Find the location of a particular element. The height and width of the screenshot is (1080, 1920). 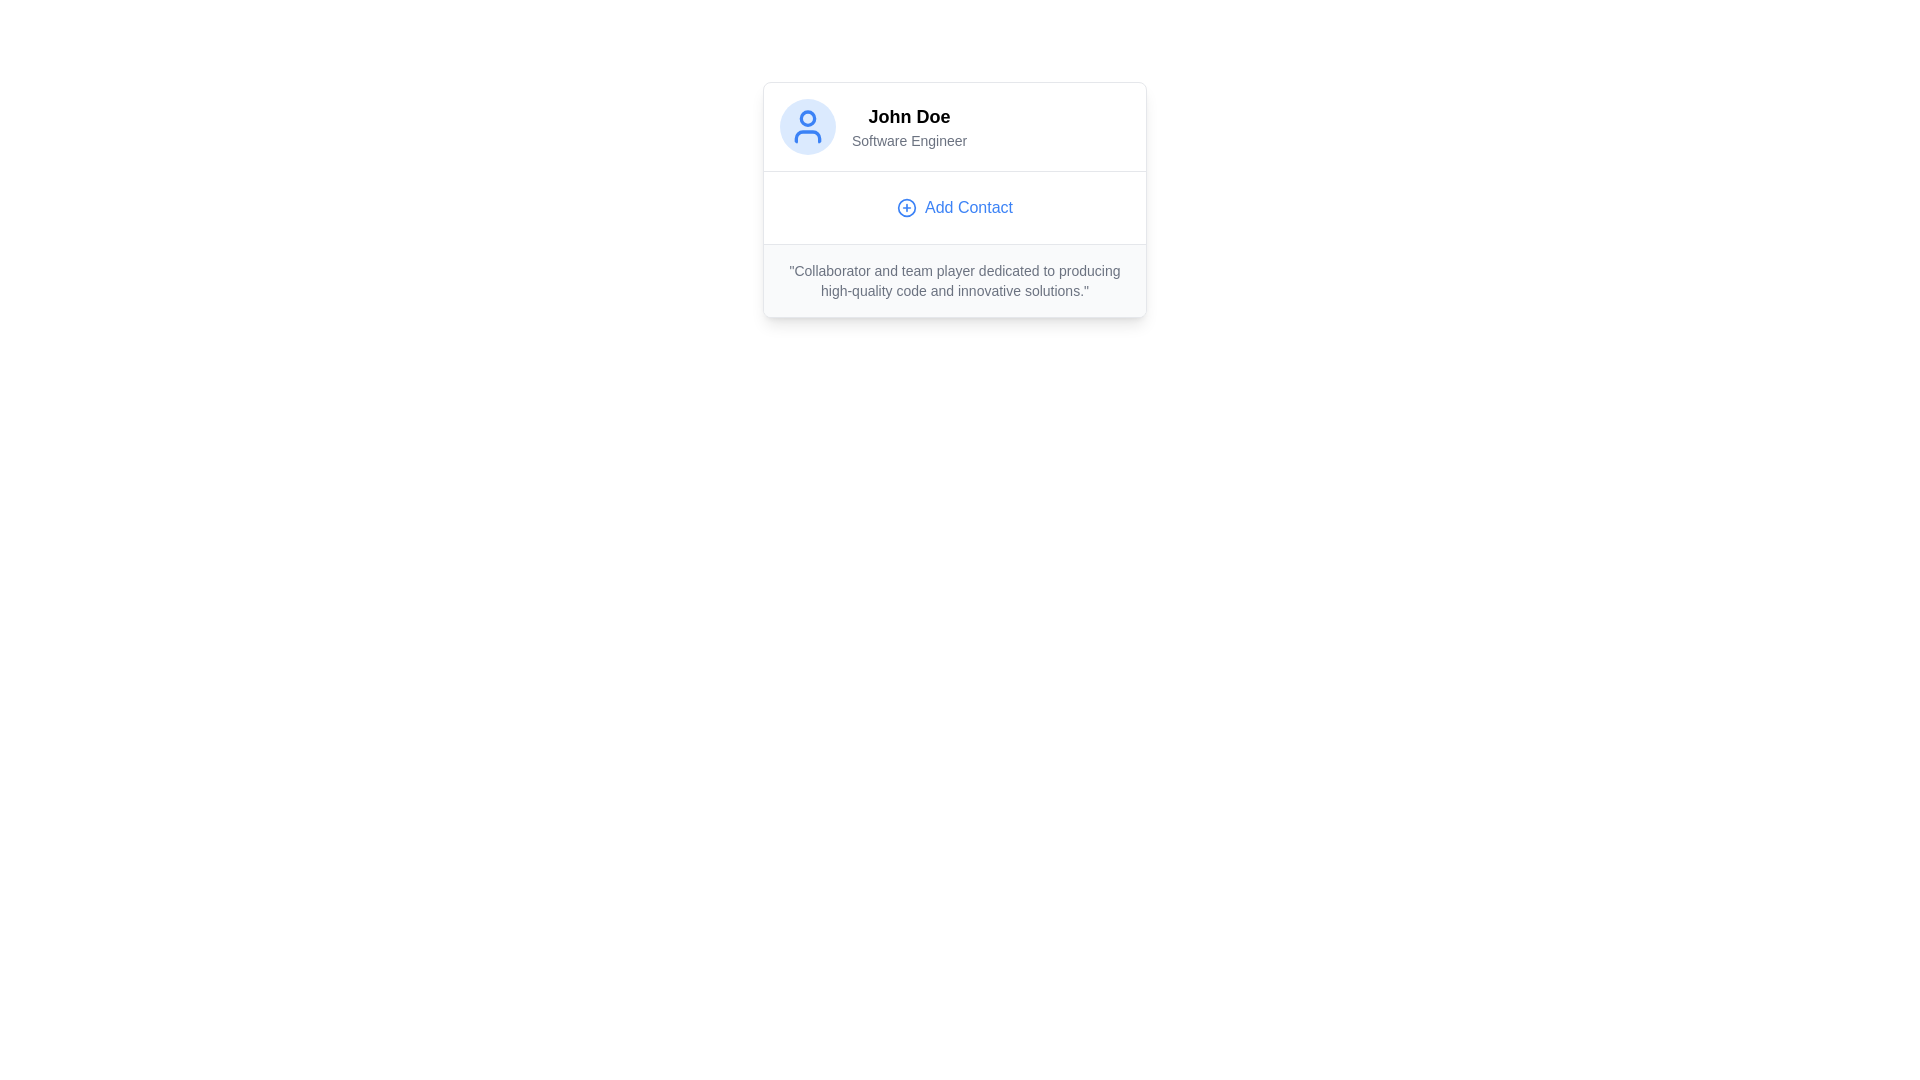

the circular graphic representing an add action, which is part of an icon next to the 'Add Contact' text is located at coordinates (906, 208).